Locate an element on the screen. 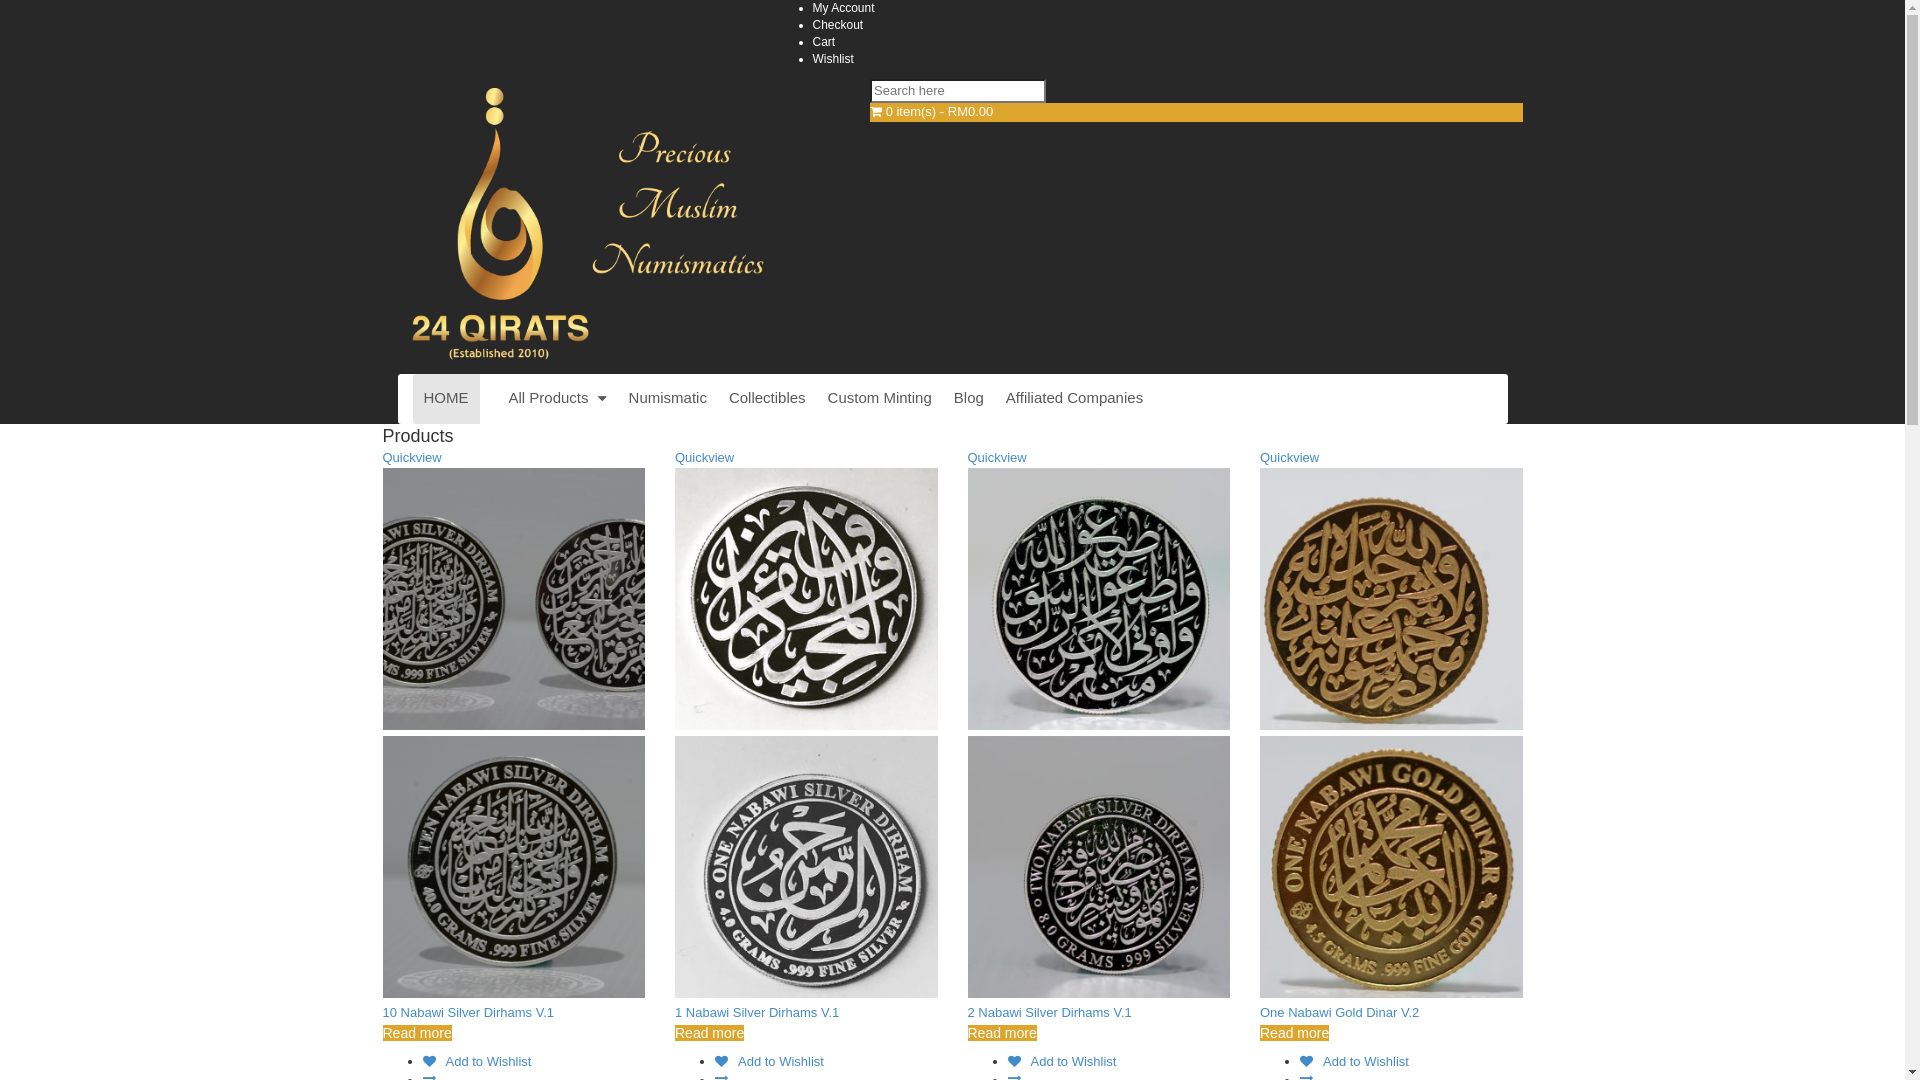  'Cart' is located at coordinates (823, 42).